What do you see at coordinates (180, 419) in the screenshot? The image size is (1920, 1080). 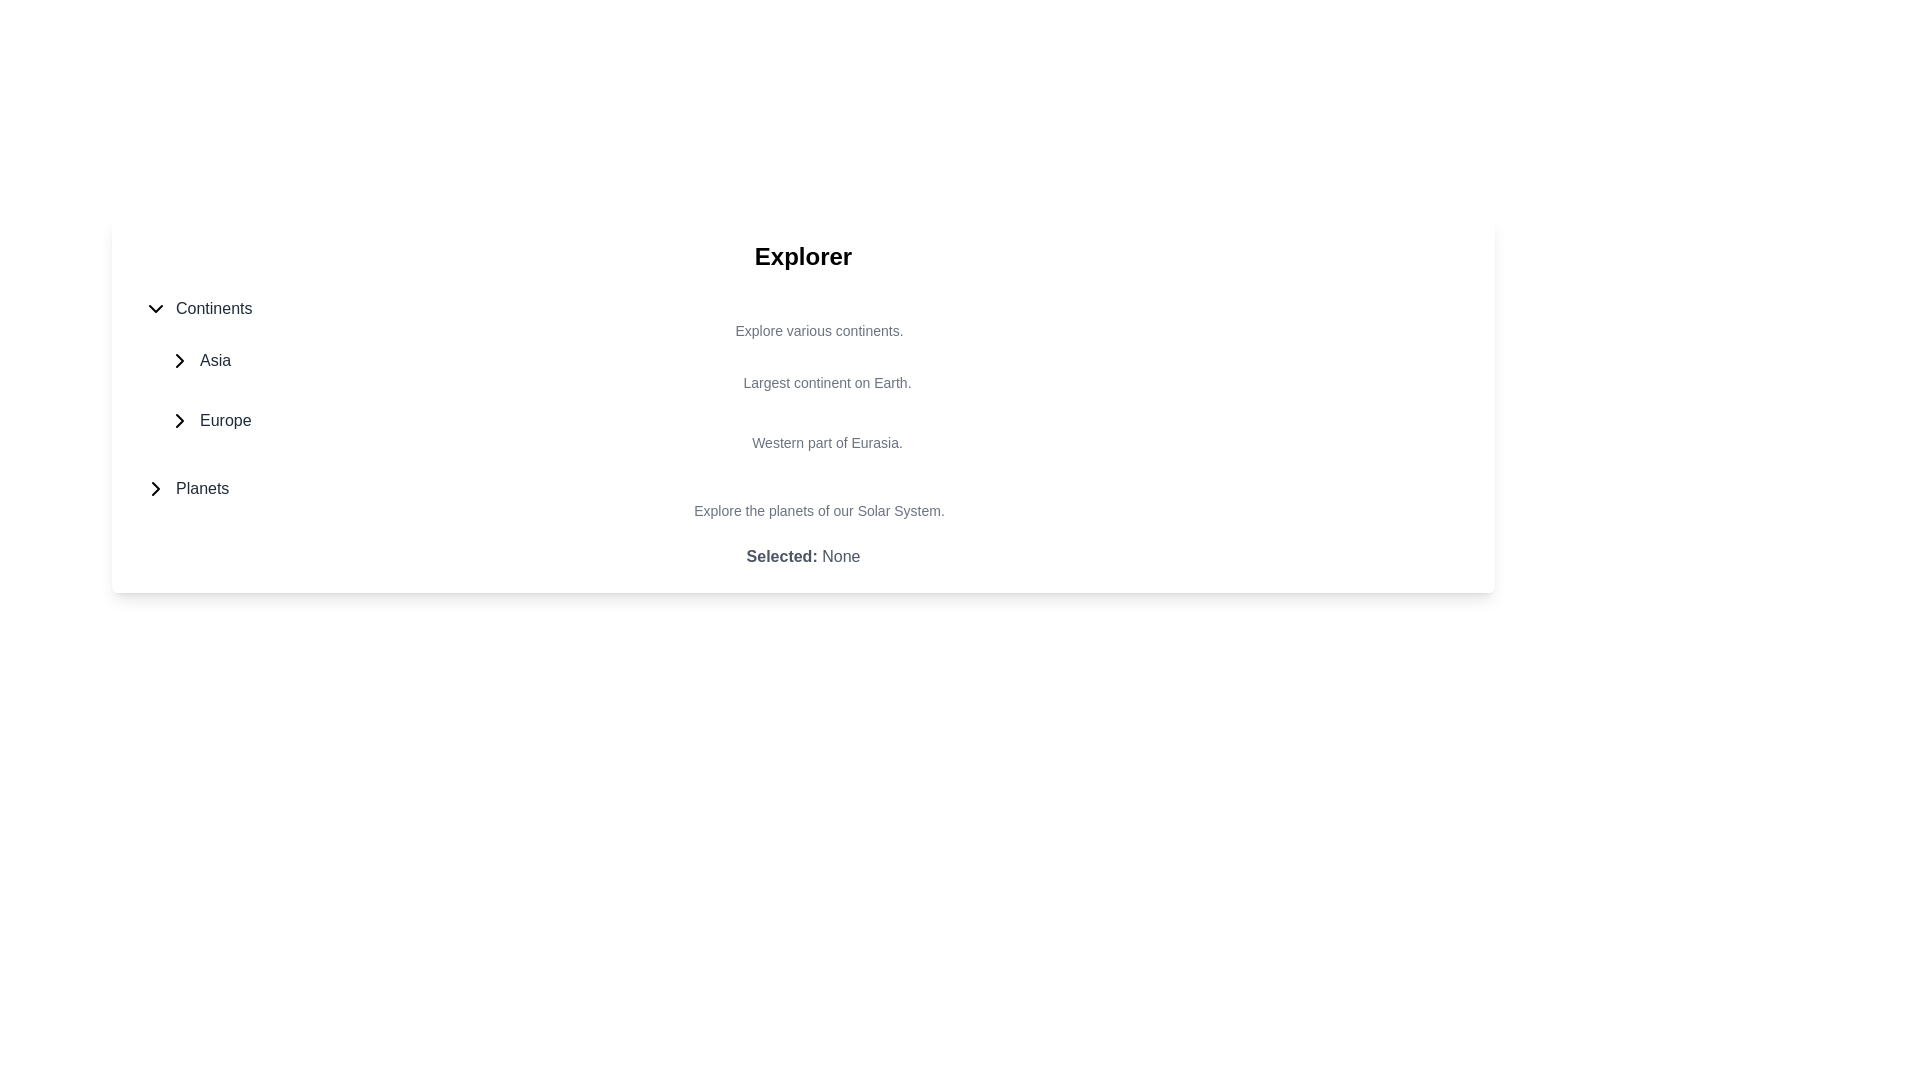 I see `the chevron-shaped right-pointing arrow icon in the navigation list, which is located to the left of the 'Europe' label` at bounding box center [180, 419].